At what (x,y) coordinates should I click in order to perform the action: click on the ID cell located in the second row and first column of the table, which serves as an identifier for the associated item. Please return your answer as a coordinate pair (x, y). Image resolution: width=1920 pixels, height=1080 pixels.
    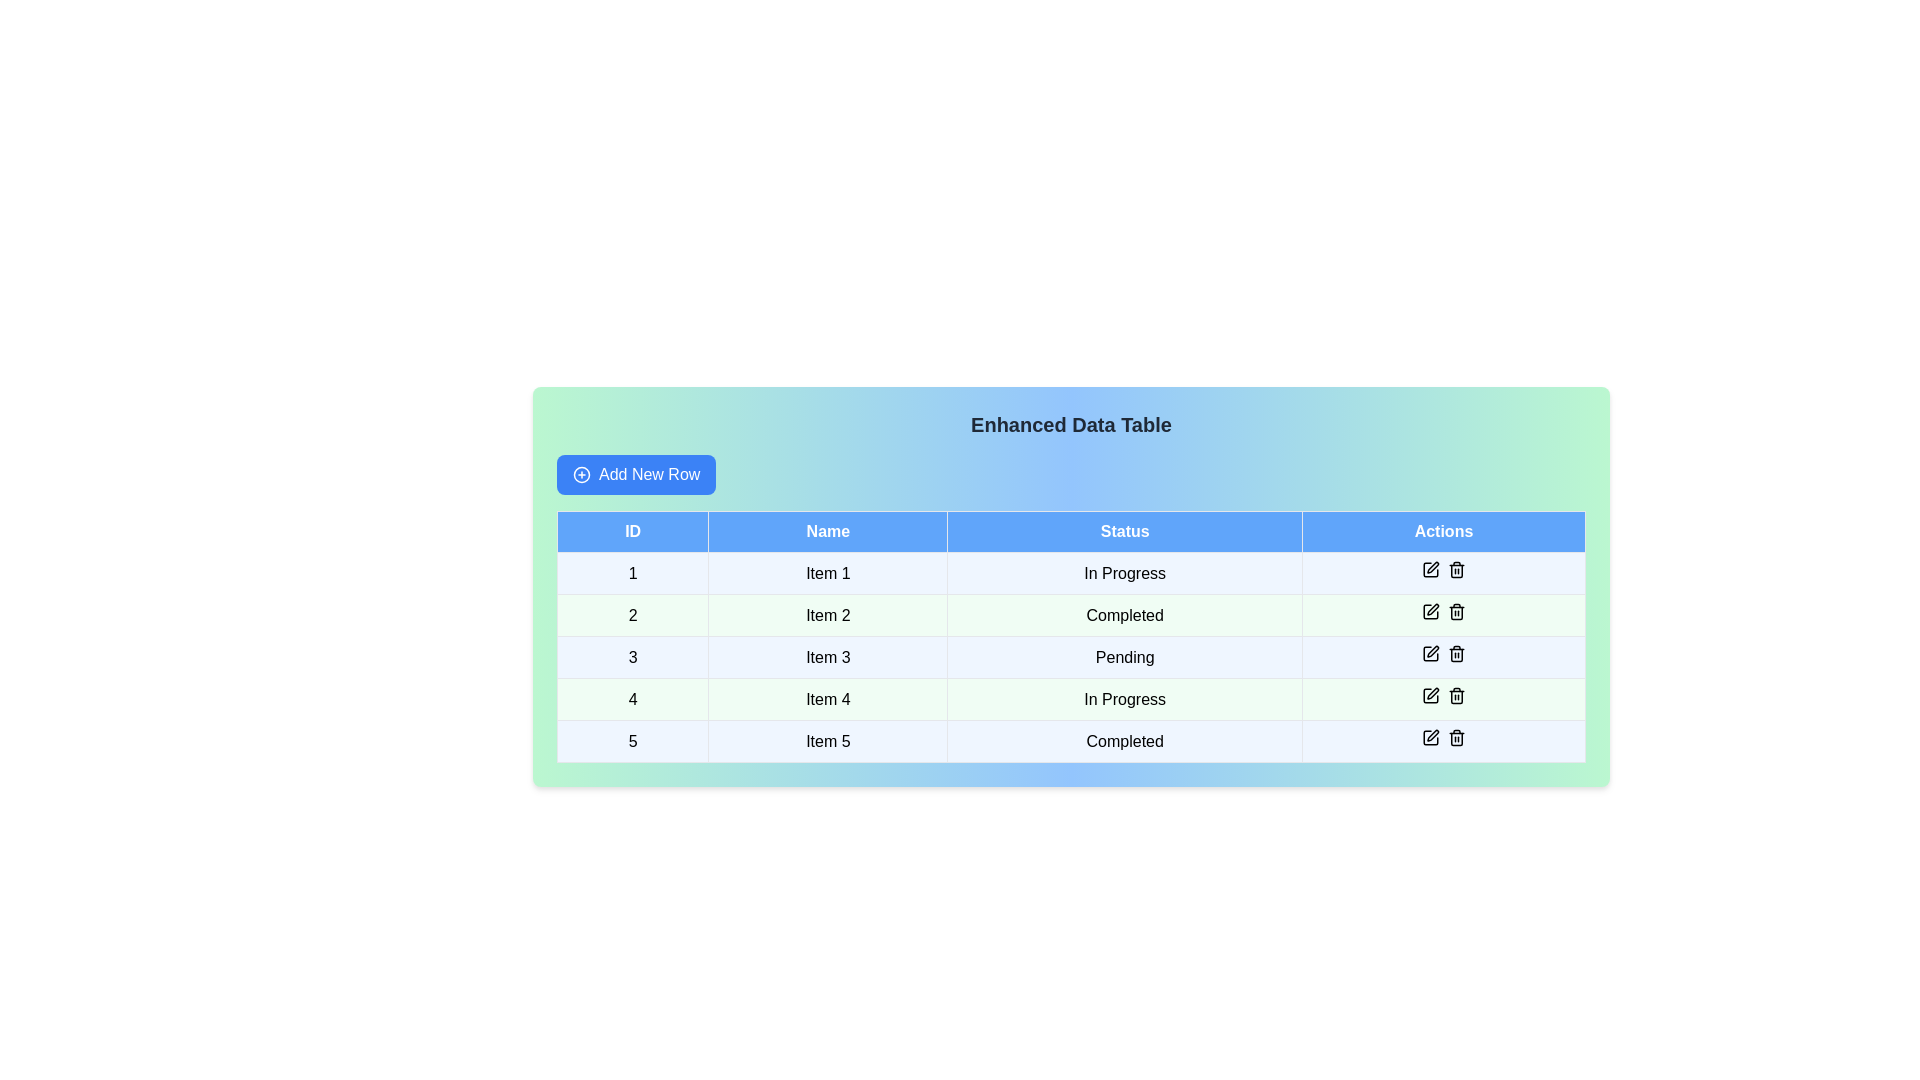
    Looking at the image, I should click on (632, 614).